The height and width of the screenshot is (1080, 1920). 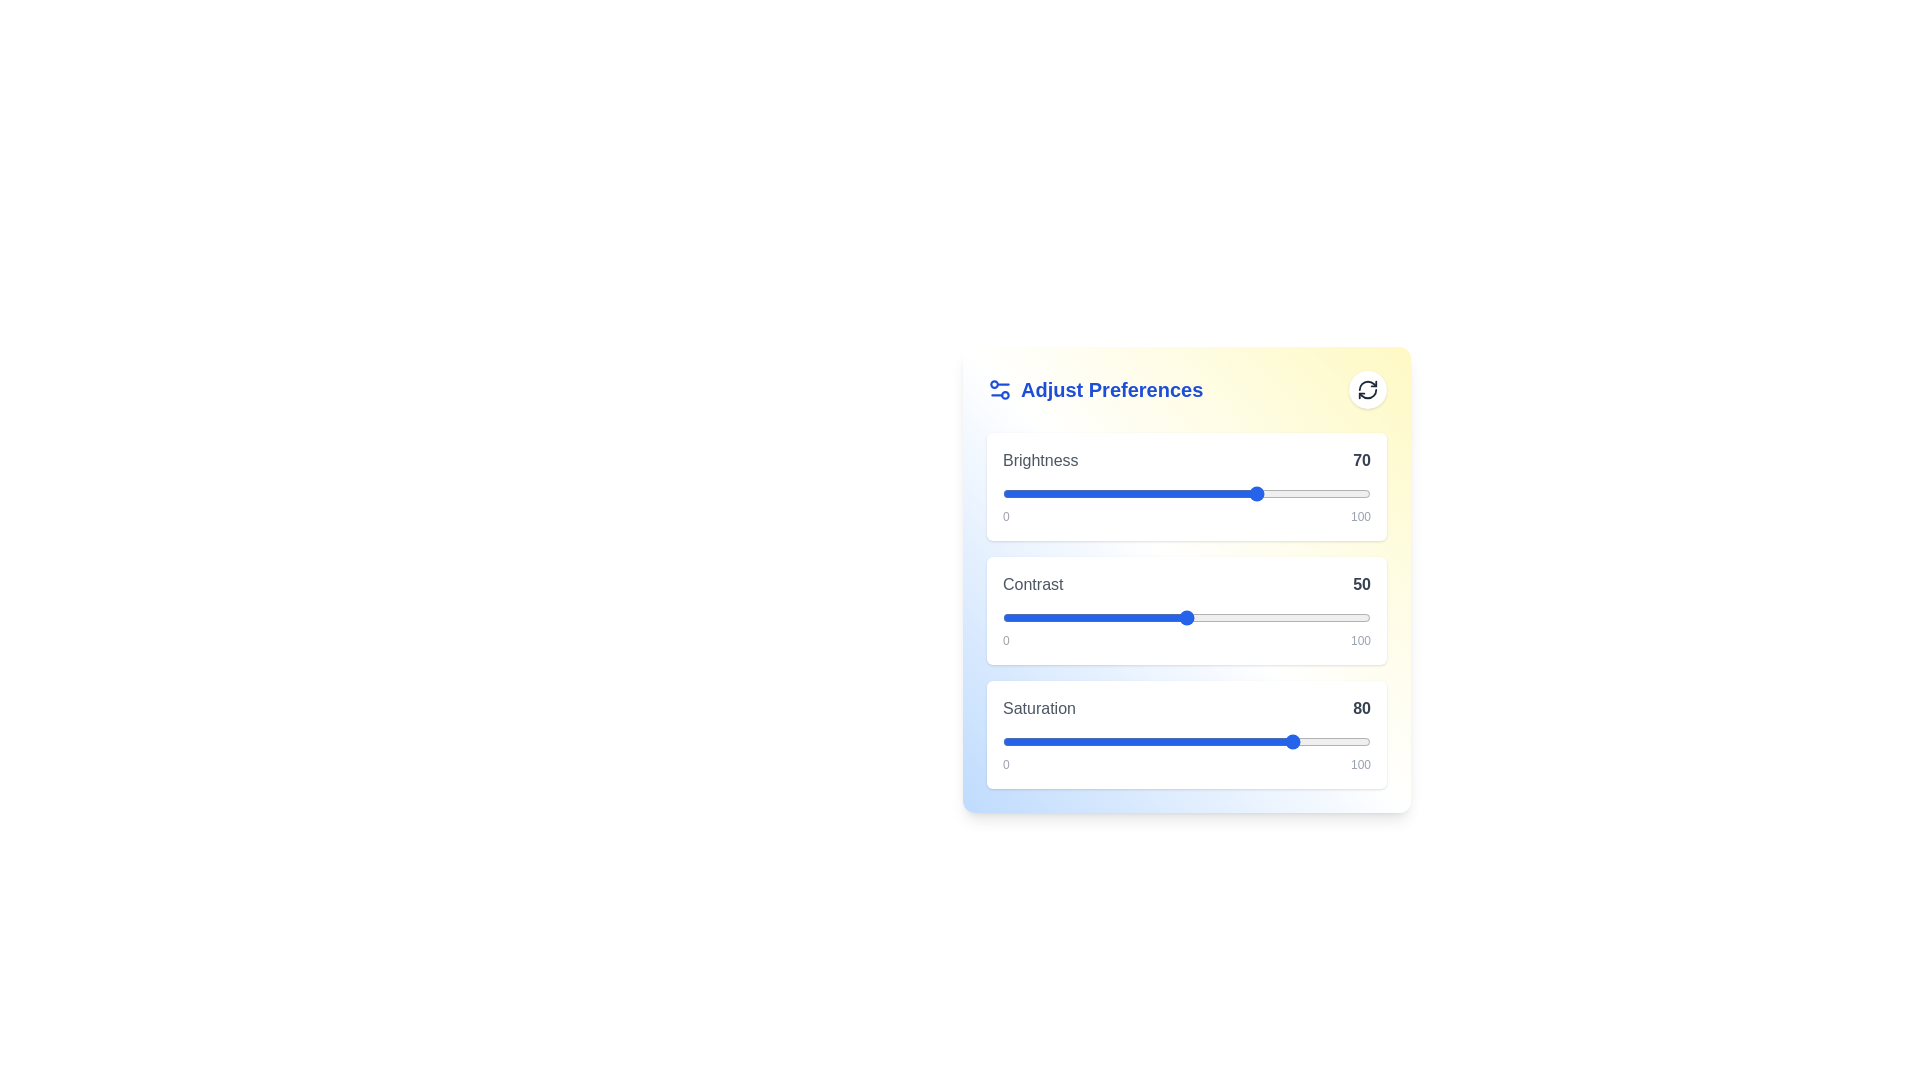 I want to click on brightness, so click(x=1153, y=493).